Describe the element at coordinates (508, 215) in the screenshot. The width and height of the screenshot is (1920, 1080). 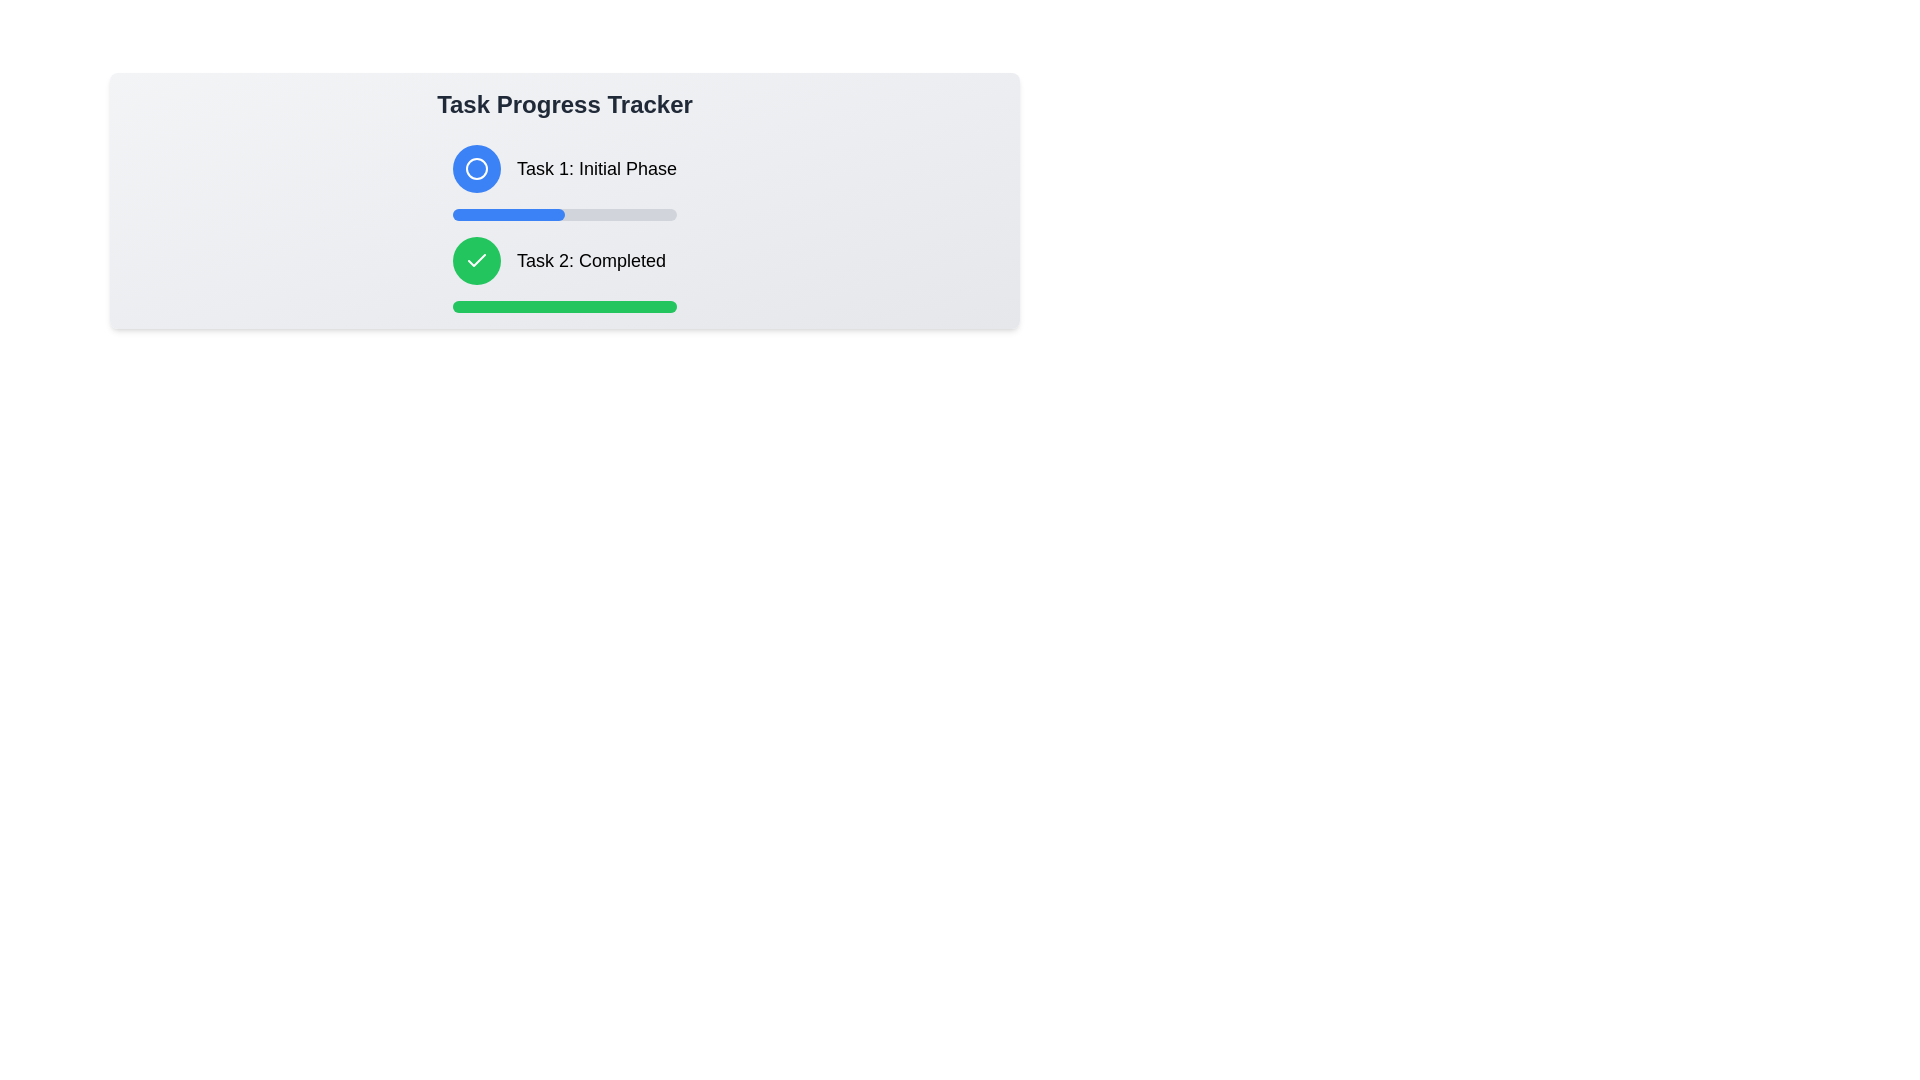
I see `the blue progress bar segment that represents 50% progress beneath 'Task 1: Initial Phase'` at that location.